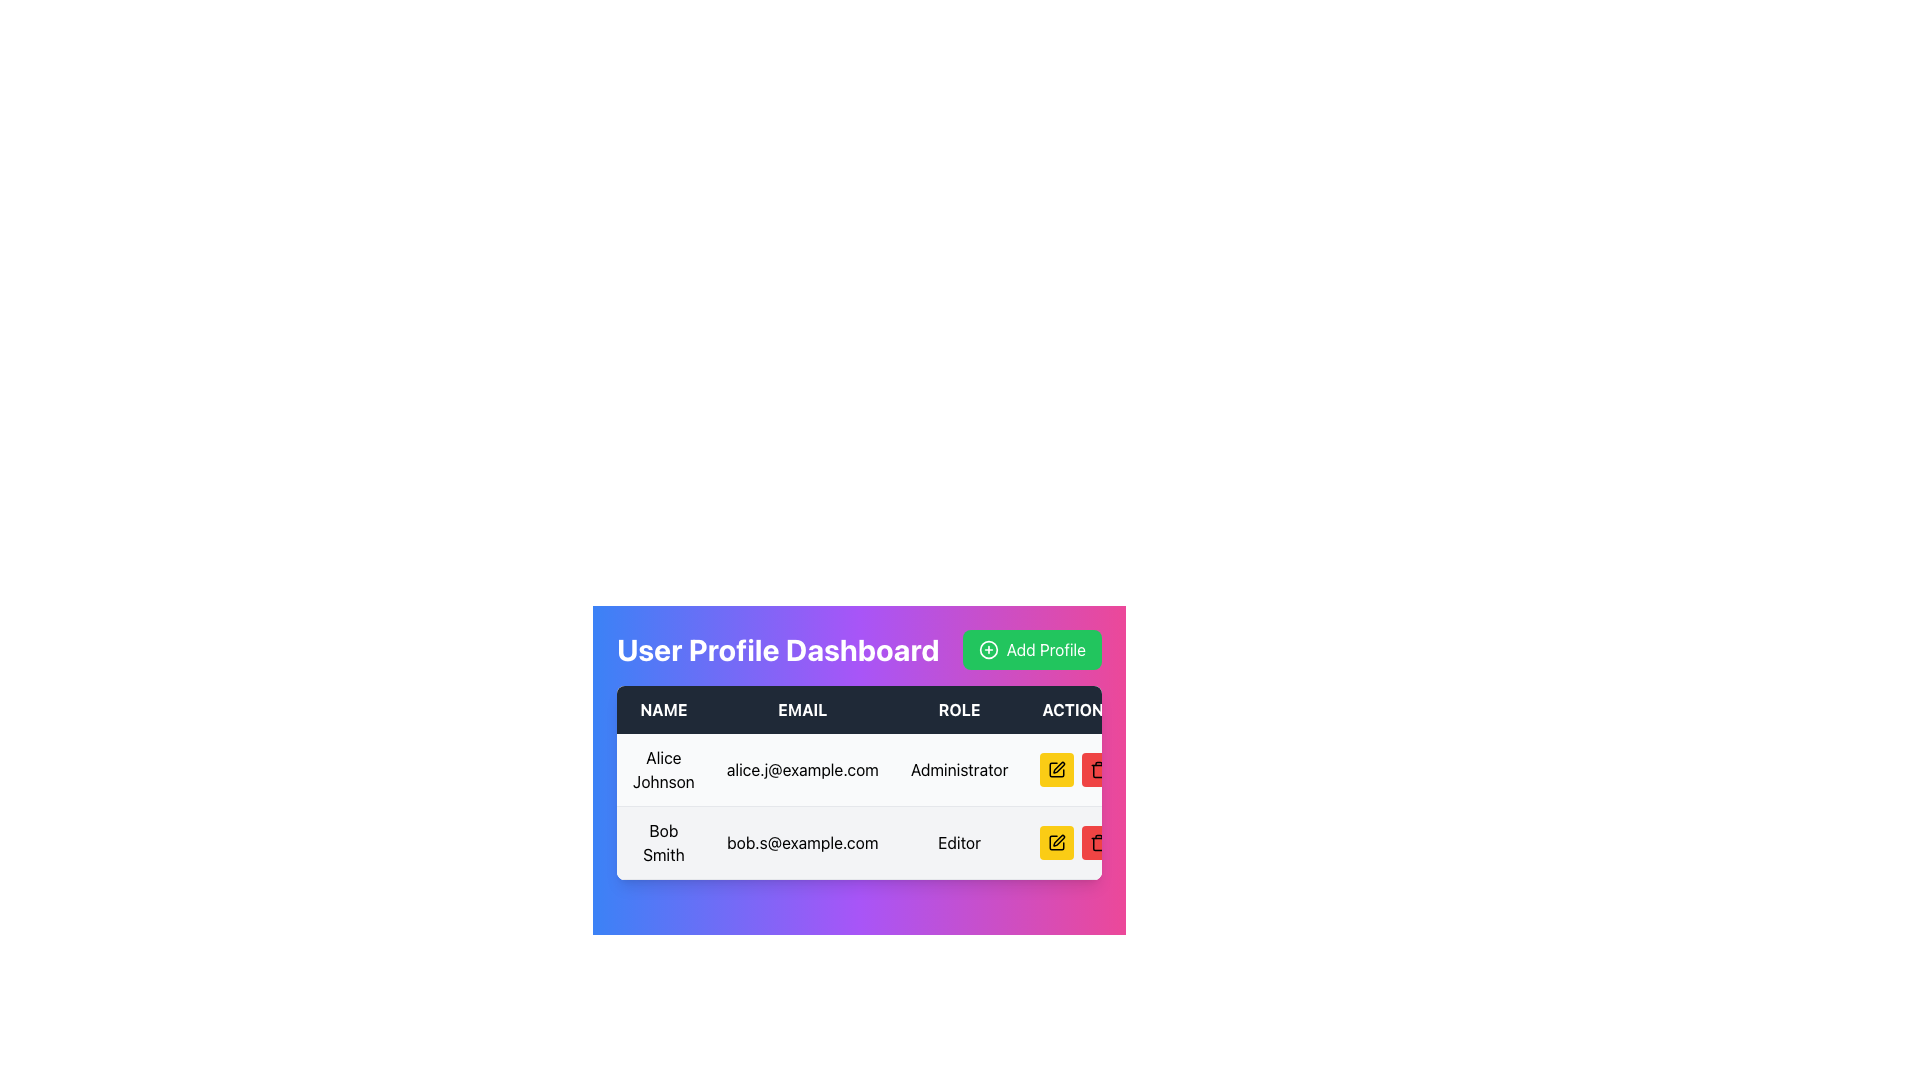 The height and width of the screenshot is (1080, 1920). What do you see at coordinates (1098, 769) in the screenshot?
I see `the small icon button with a red background and trash can symbol, which is the second button in the 'Action' column of the highlighted table row` at bounding box center [1098, 769].